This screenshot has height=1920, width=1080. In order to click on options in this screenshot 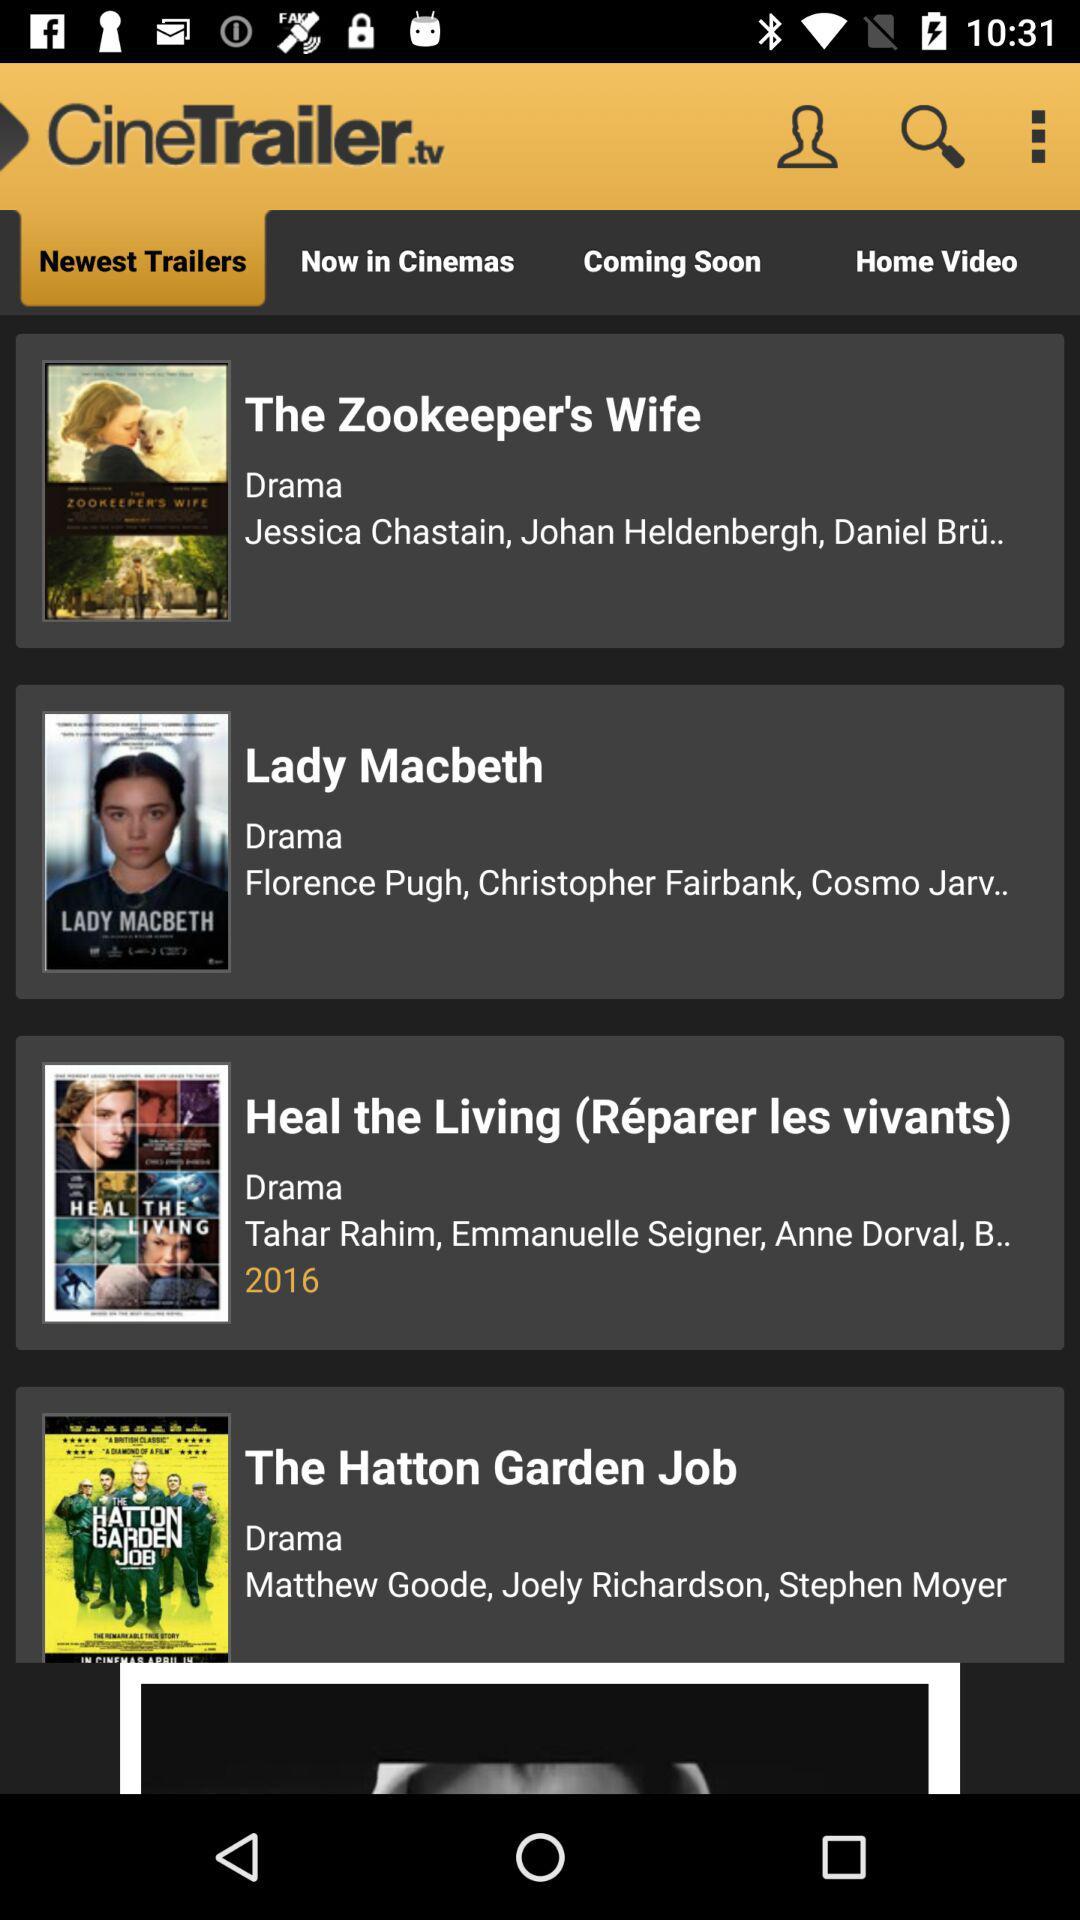, I will do `click(1036, 135)`.